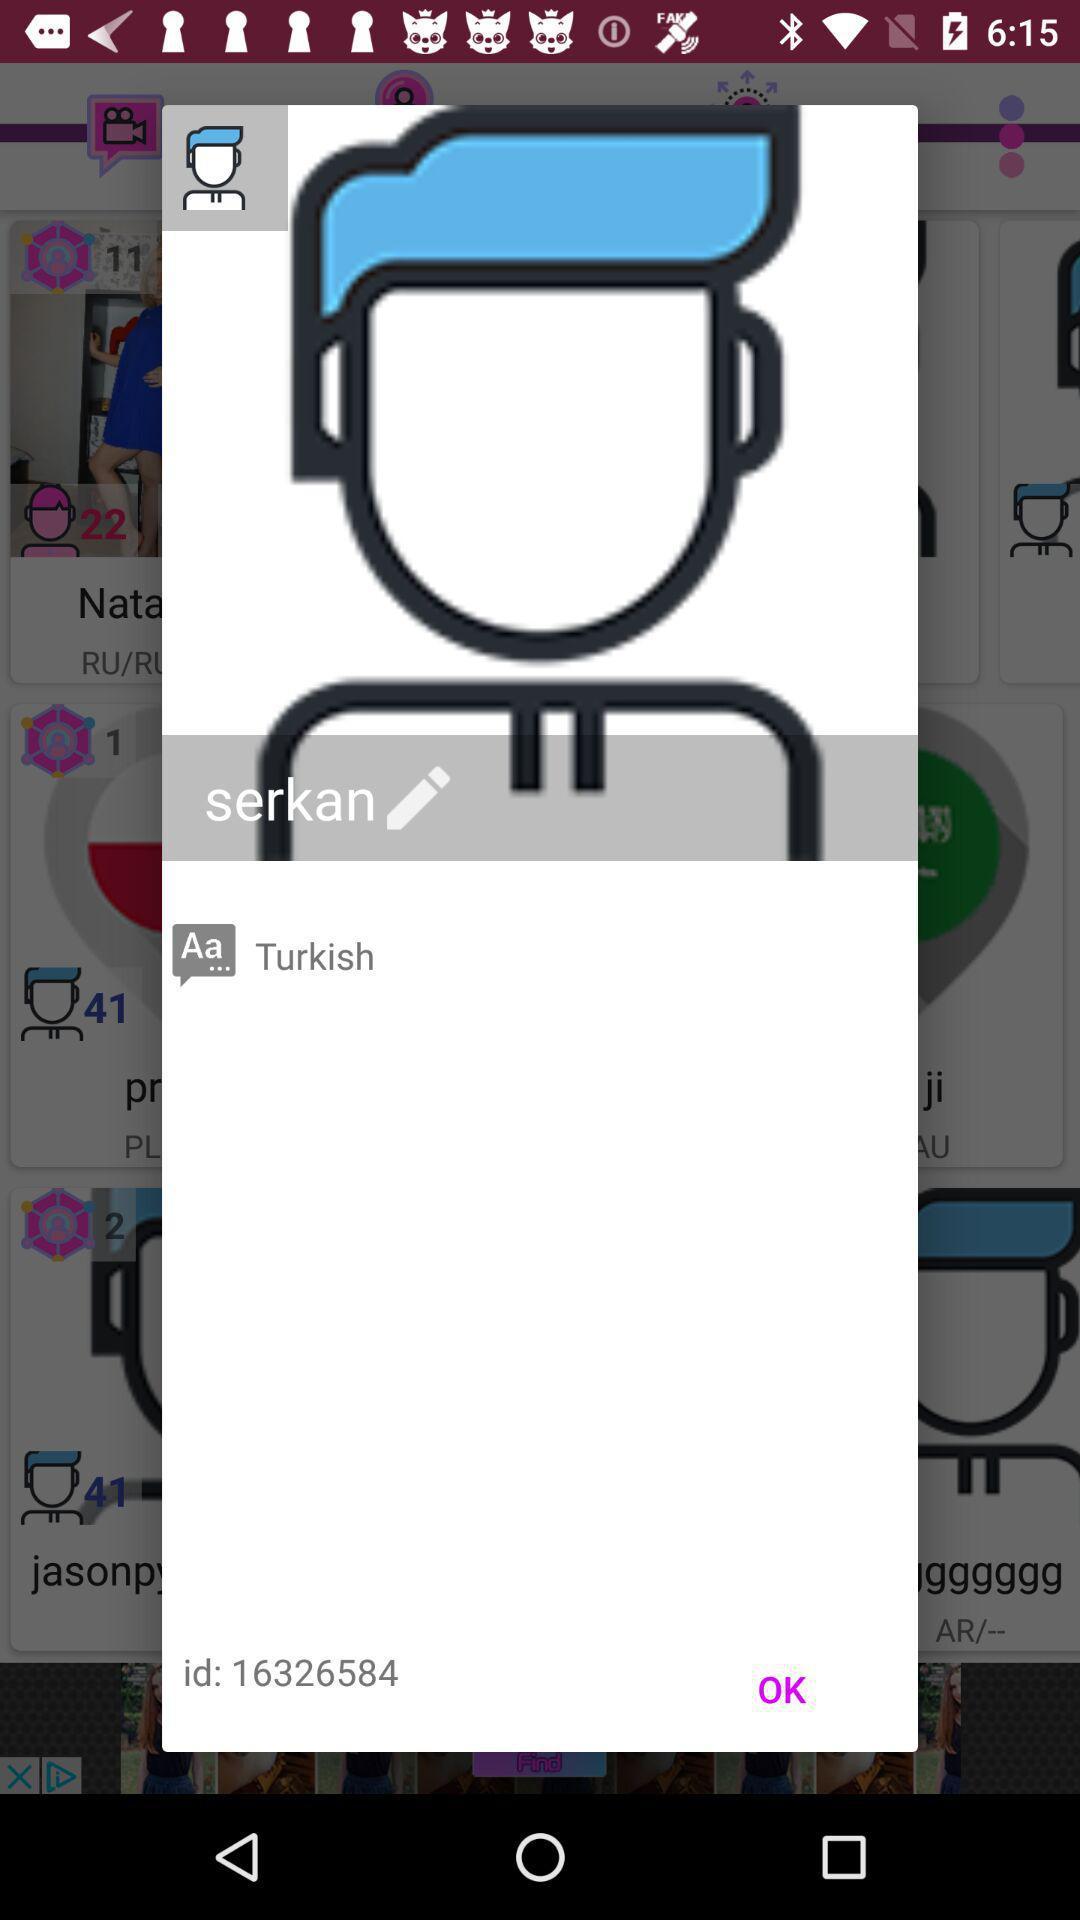  Describe the element at coordinates (780, 1688) in the screenshot. I see `icon to the right of id: 16326584 item` at that location.